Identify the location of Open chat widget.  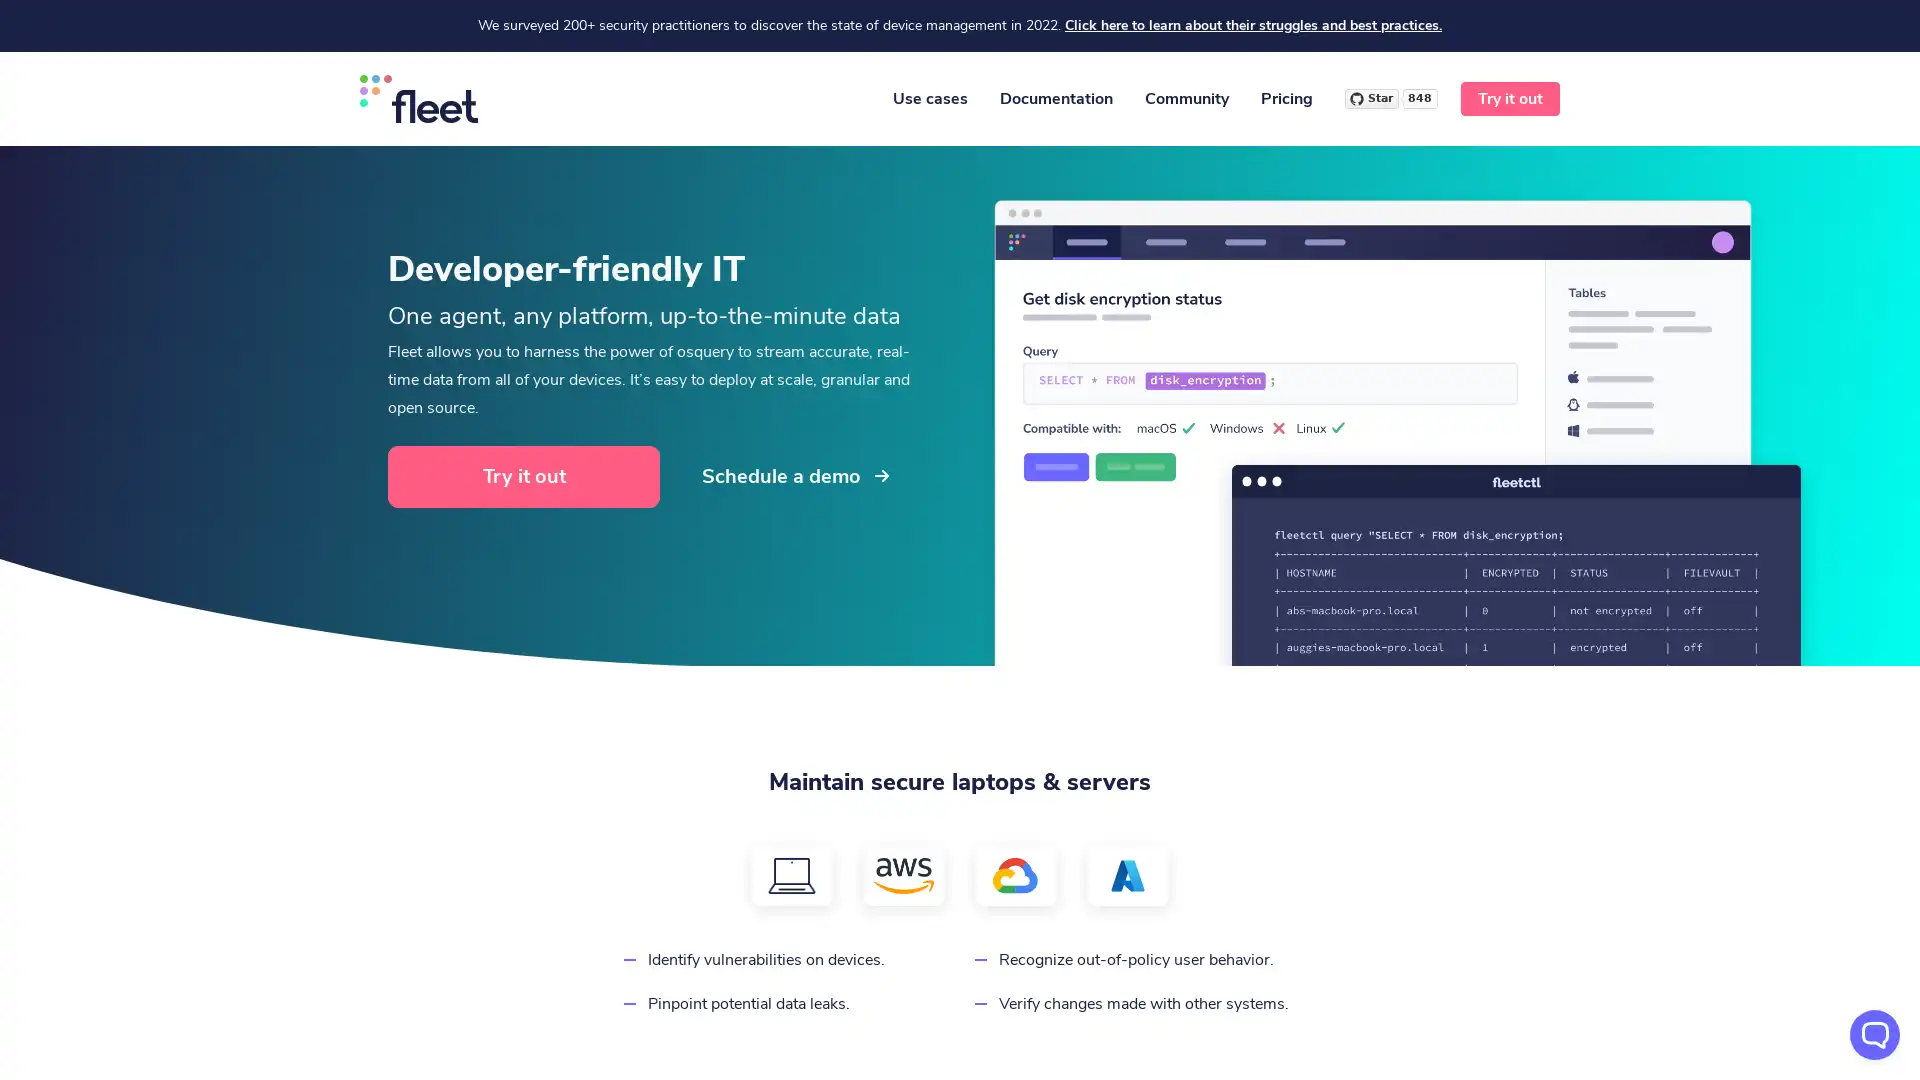
(1874, 1034).